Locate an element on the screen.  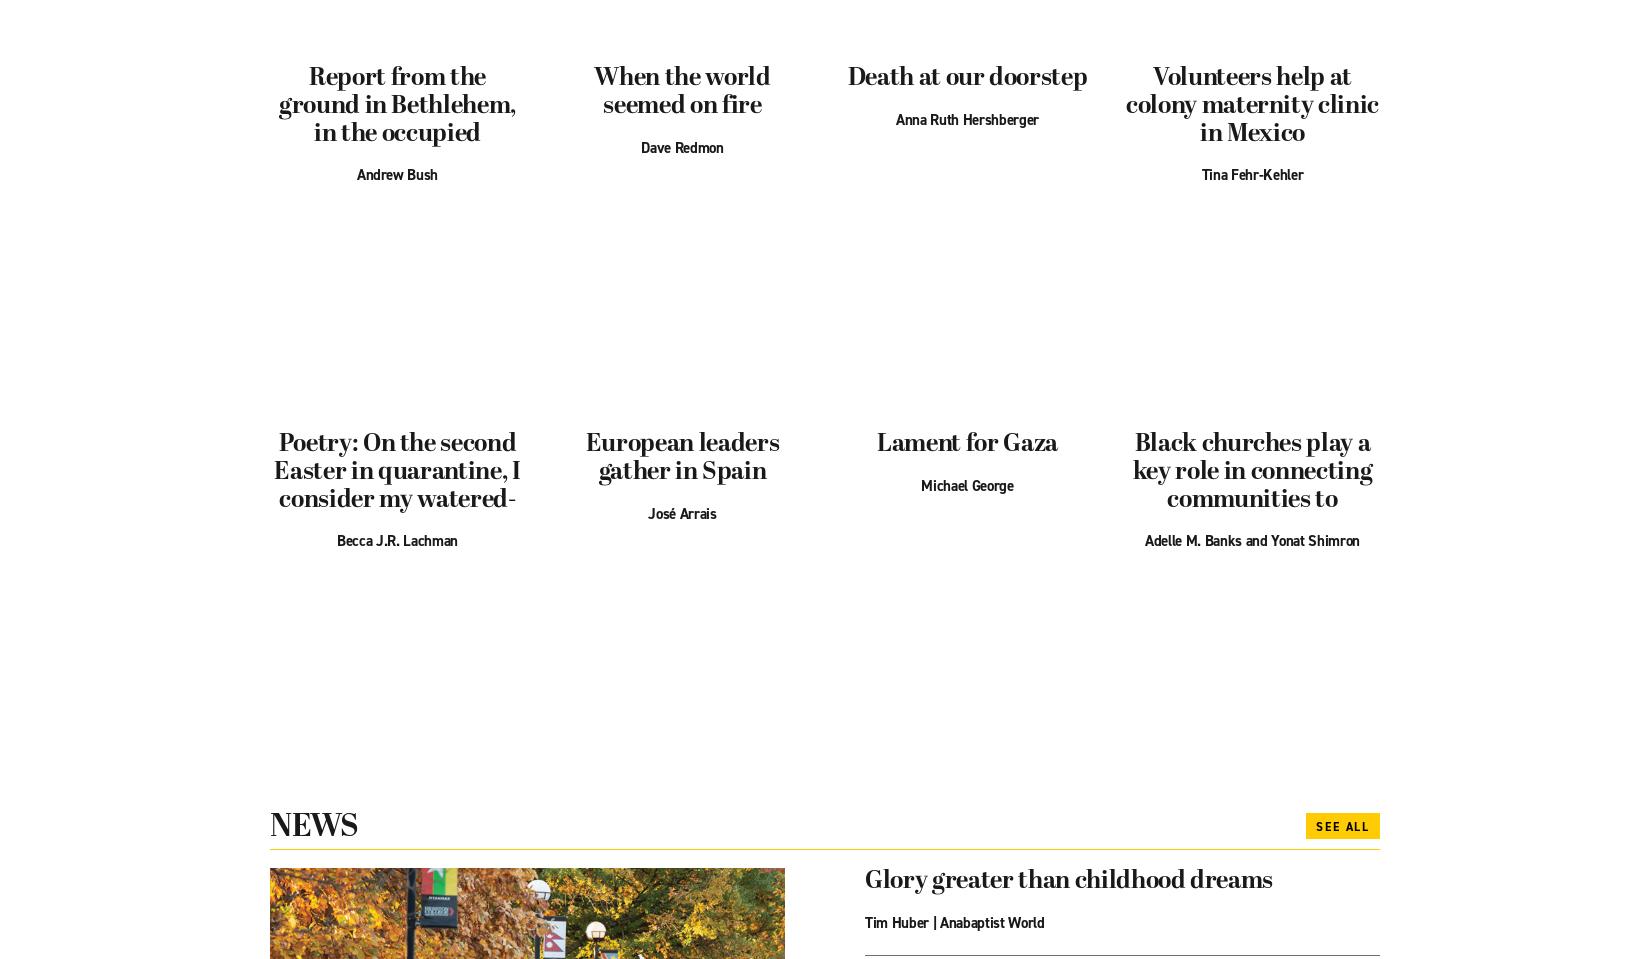
'Tim Huber' is located at coordinates (864, 921).